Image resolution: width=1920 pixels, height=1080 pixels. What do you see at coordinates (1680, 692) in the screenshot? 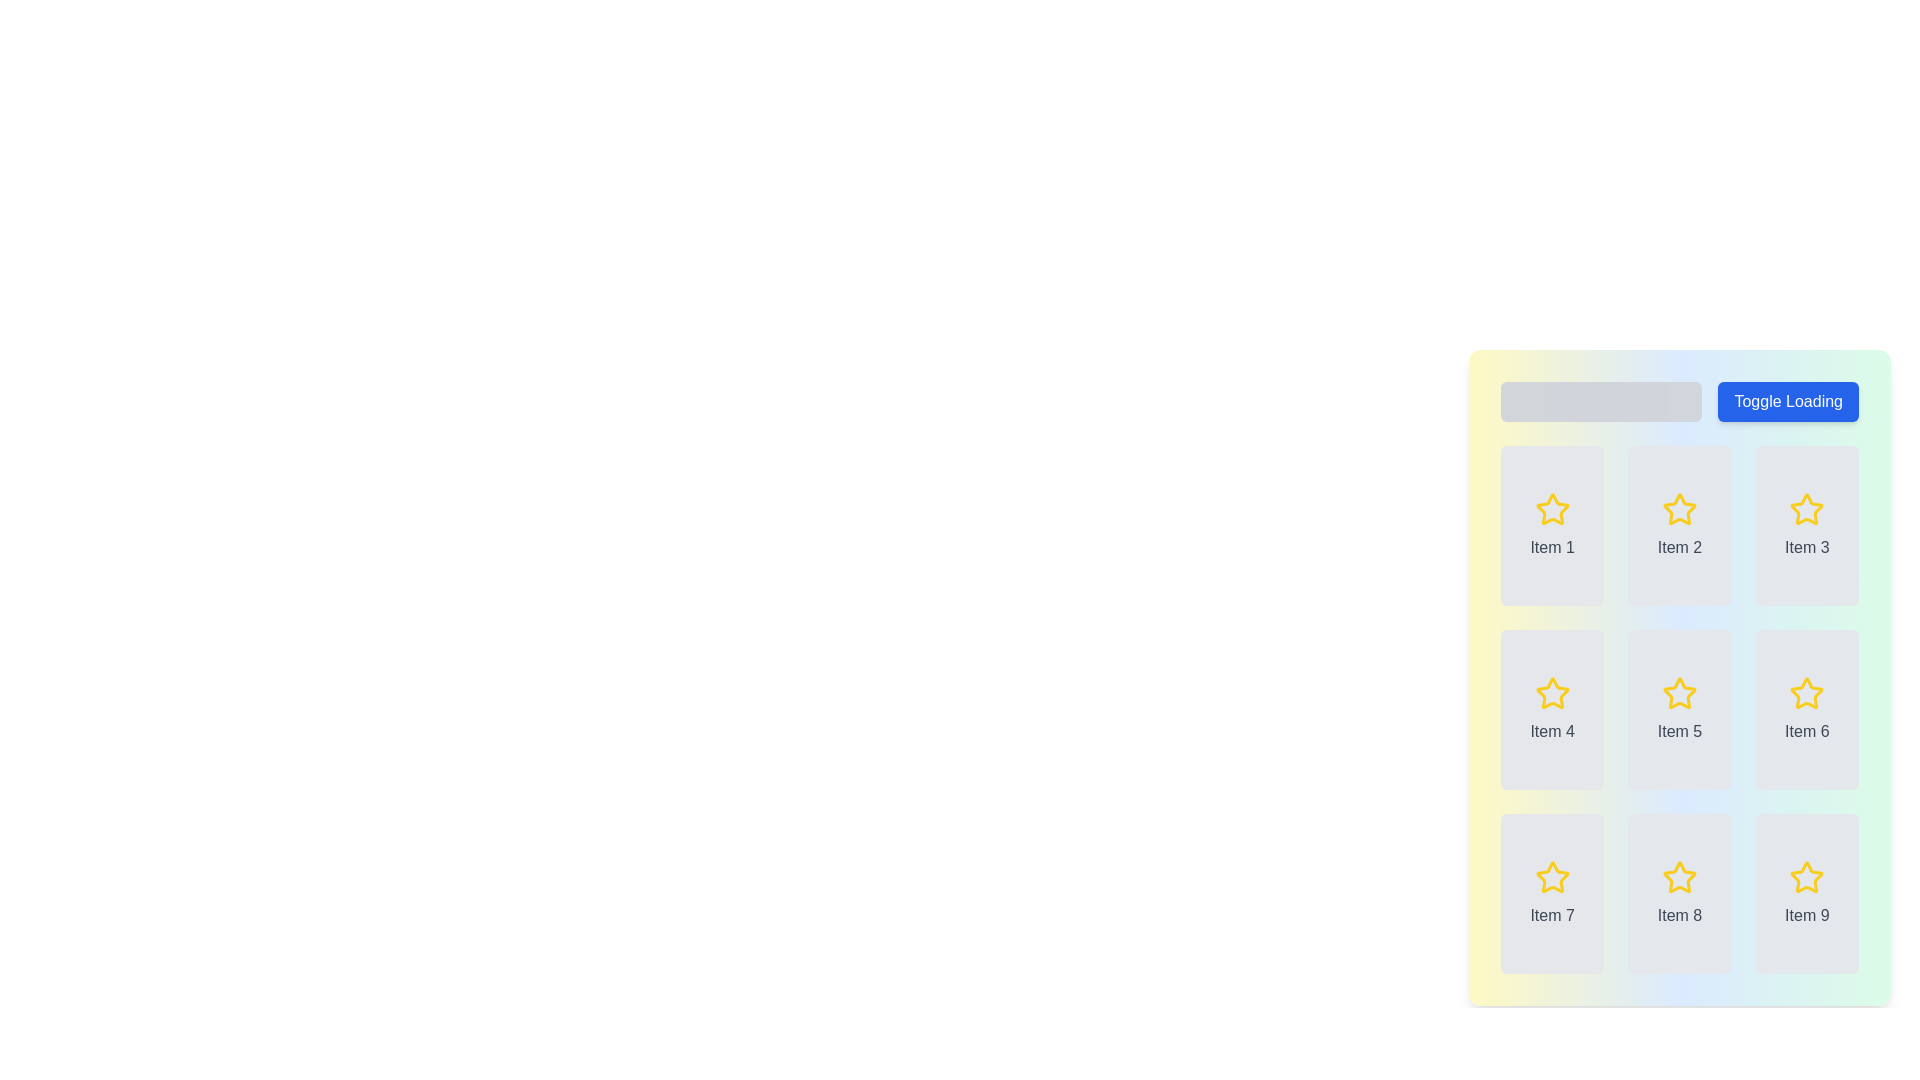
I see `the star-shaped icon located in the fifth cell of a 3x3 grid layout, which serves as a rating or favorite selection indicator` at bounding box center [1680, 692].